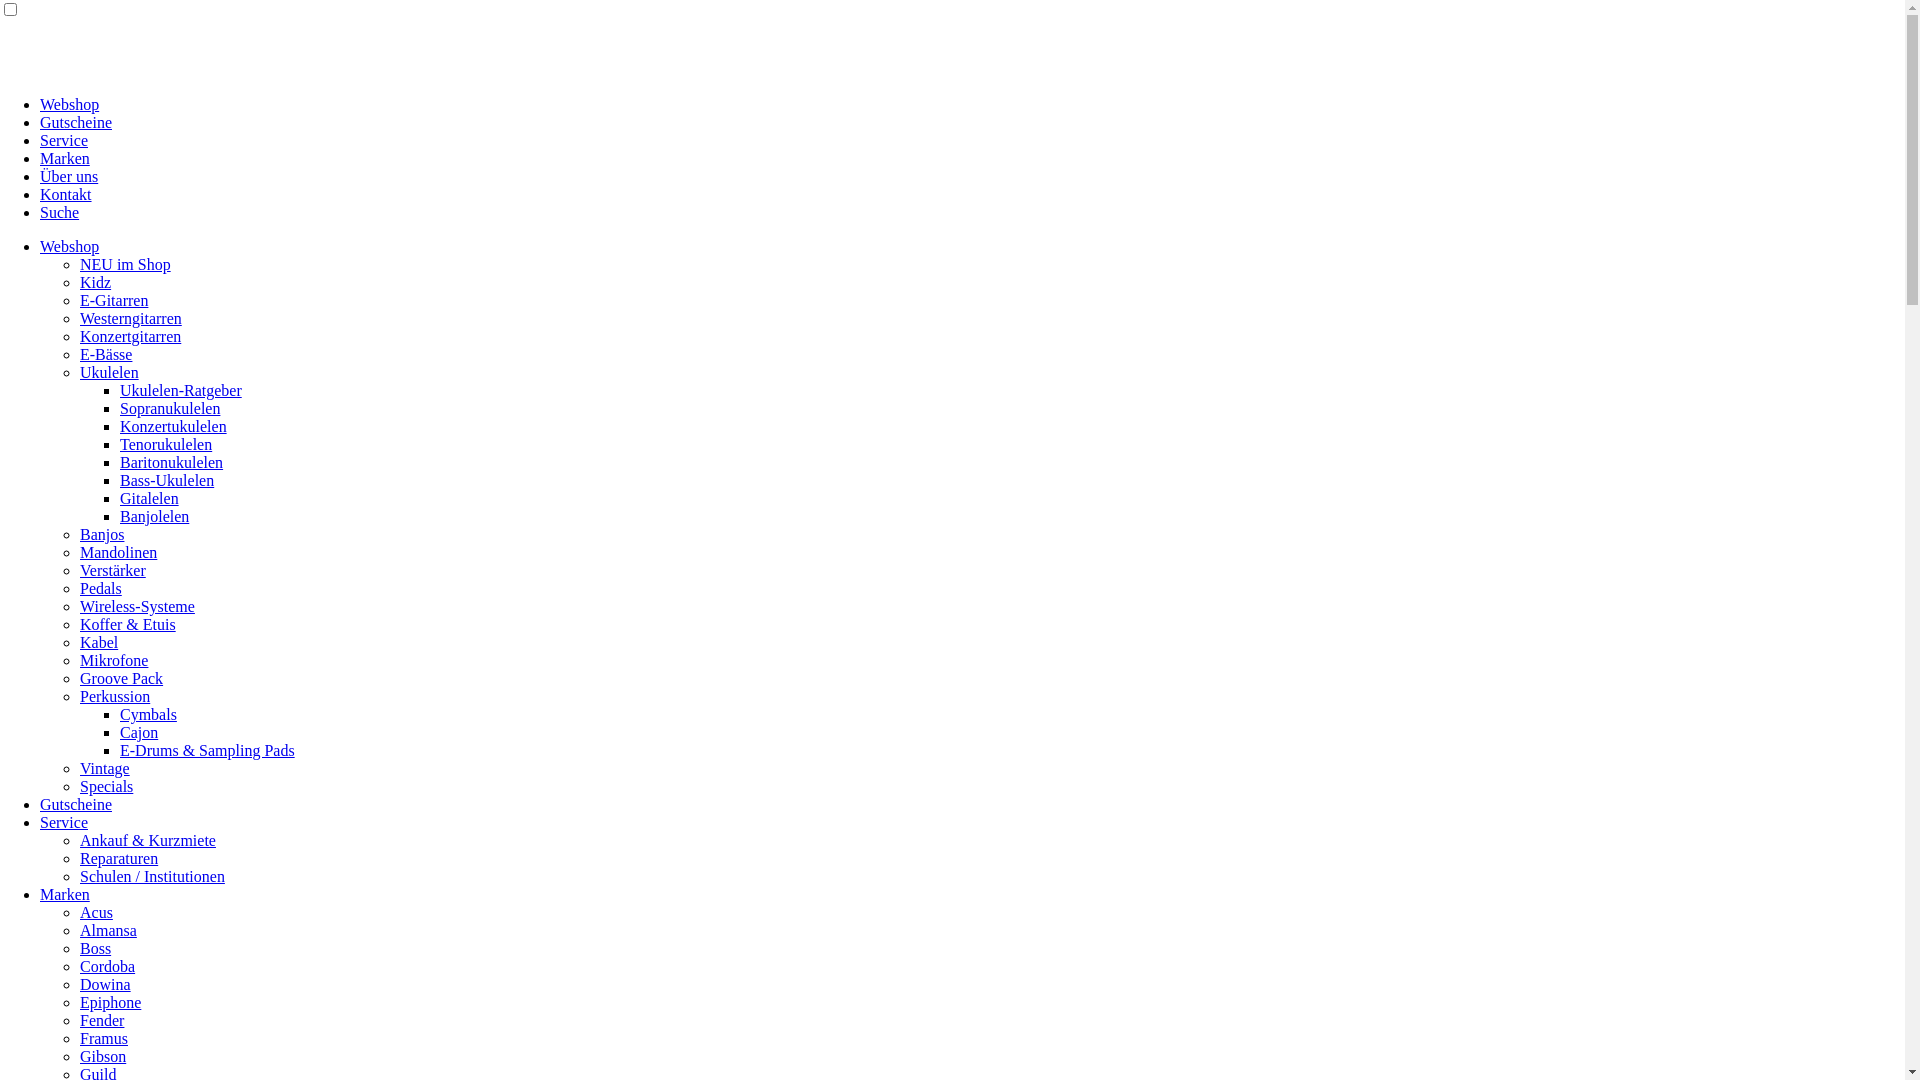 This screenshot has height=1080, width=1920. Describe the element at coordinates (109, 1002) in the screenshot. I see `'Epiphone'` at that location.